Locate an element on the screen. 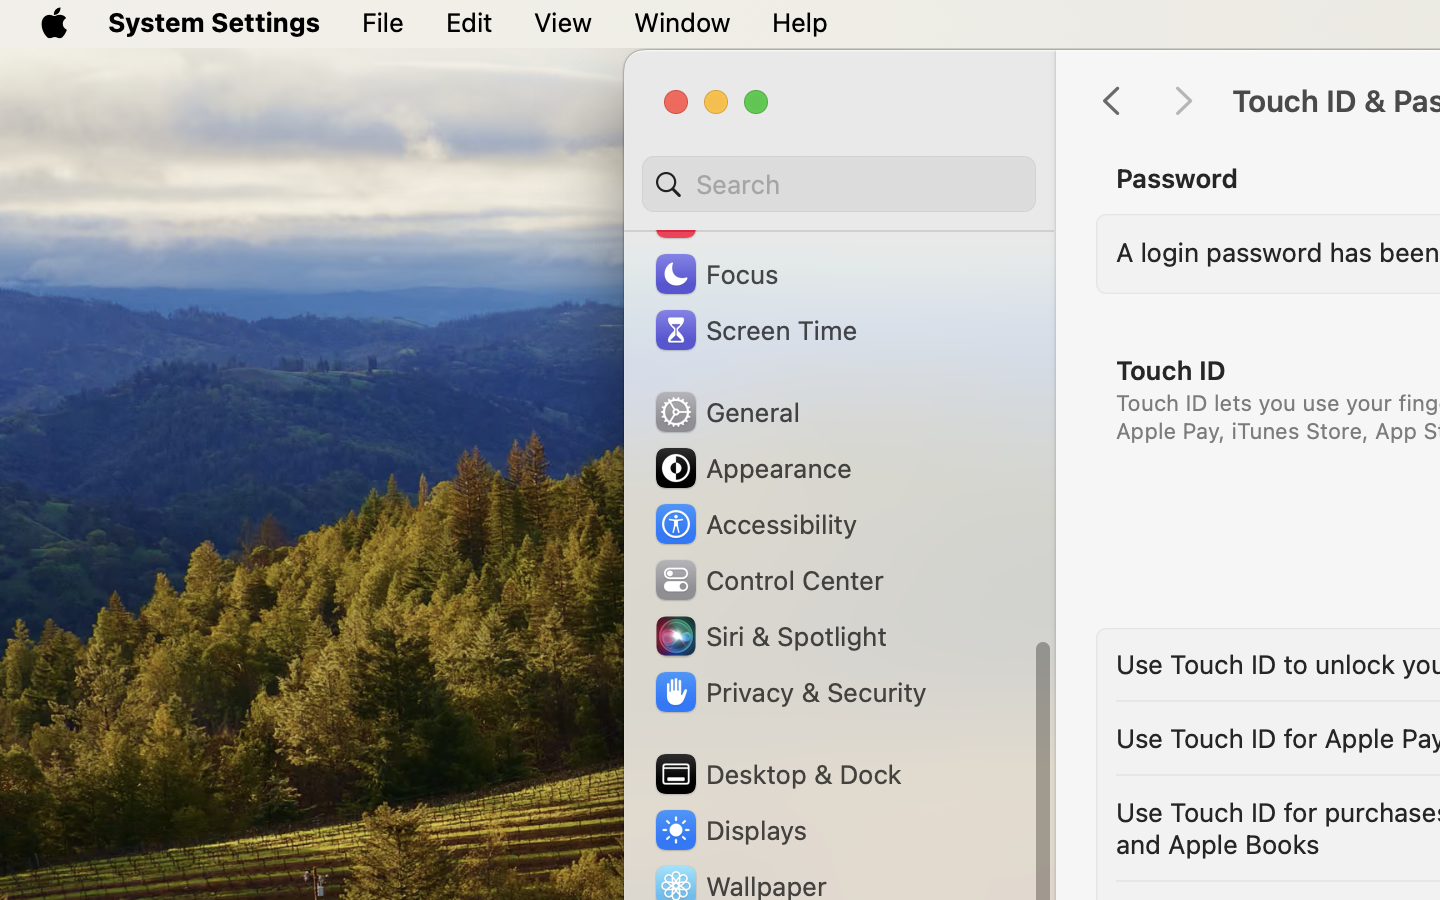 Image resolution: width=1440 pixels, height=900 pixels. 'Displays' is located at coordinates (728, 829).